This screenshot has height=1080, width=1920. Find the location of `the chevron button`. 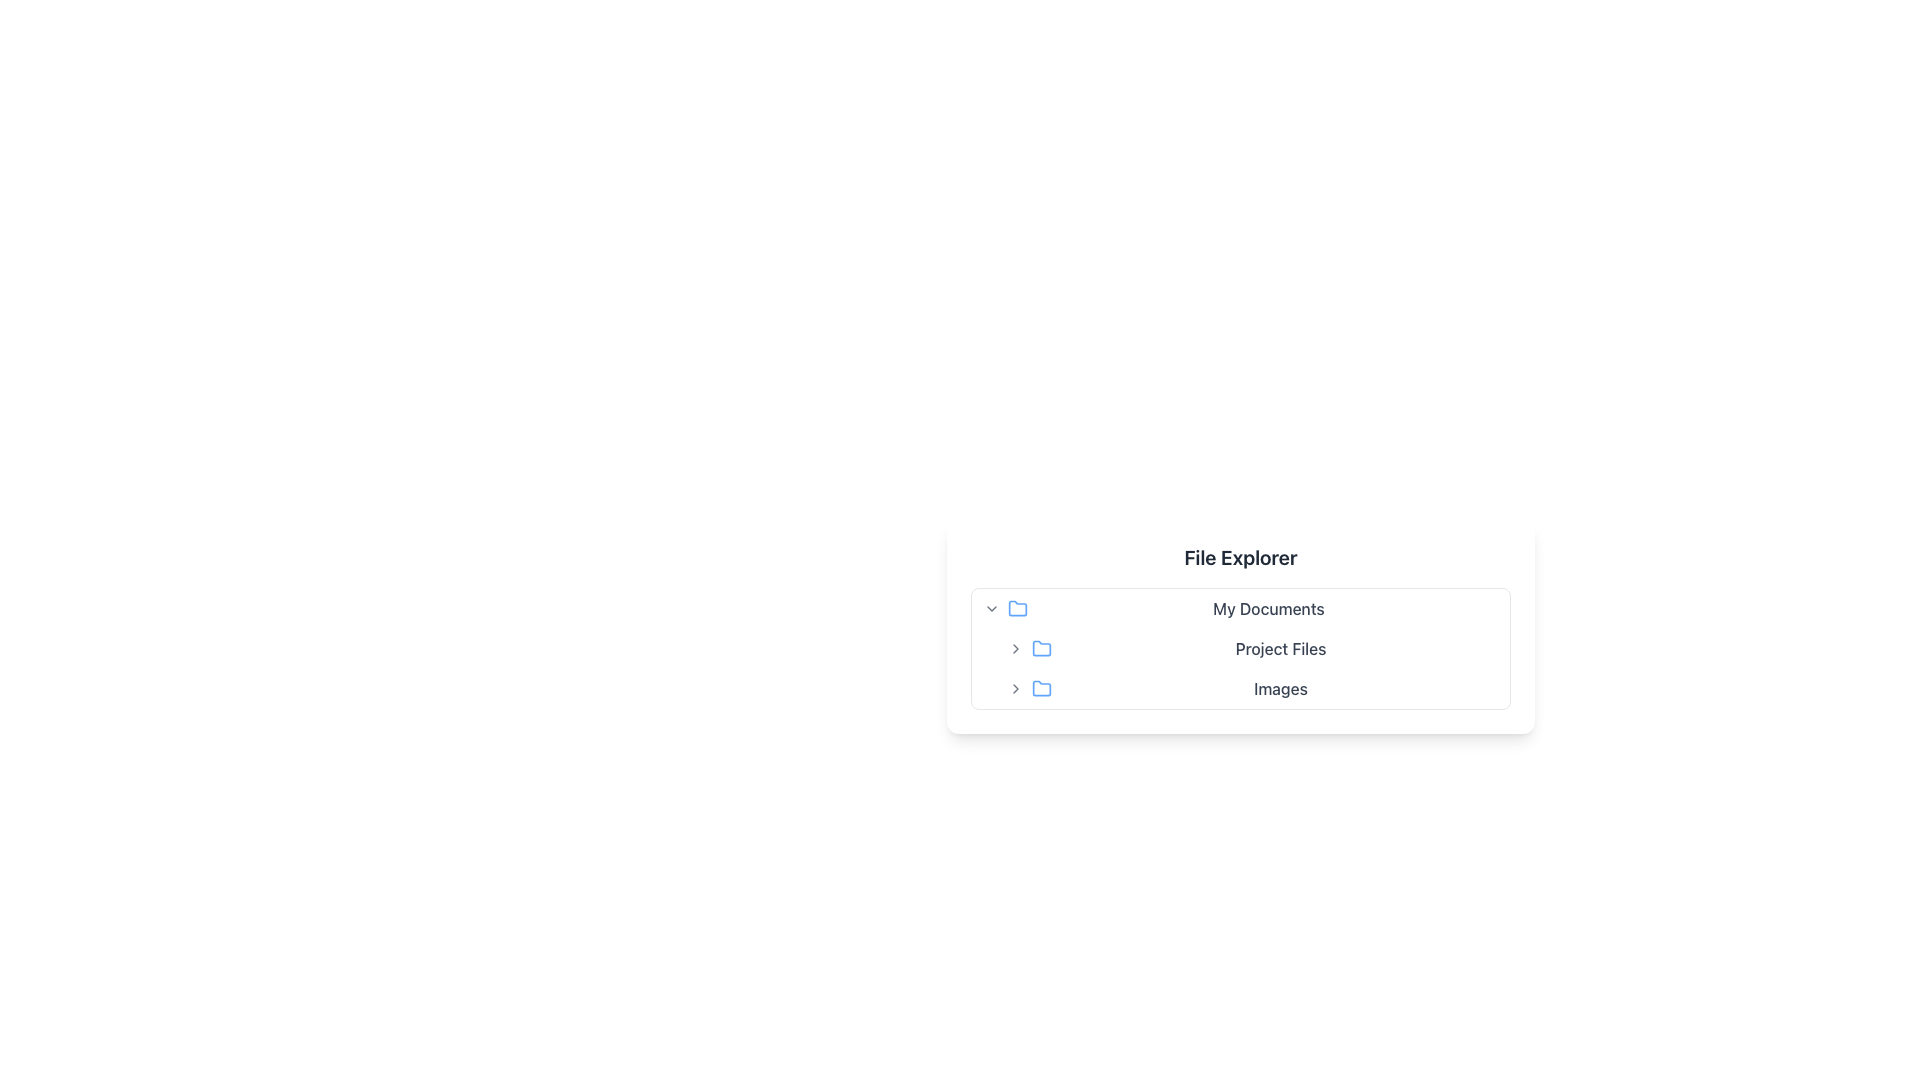

the chevron button is located at coordinates (1016, 688).